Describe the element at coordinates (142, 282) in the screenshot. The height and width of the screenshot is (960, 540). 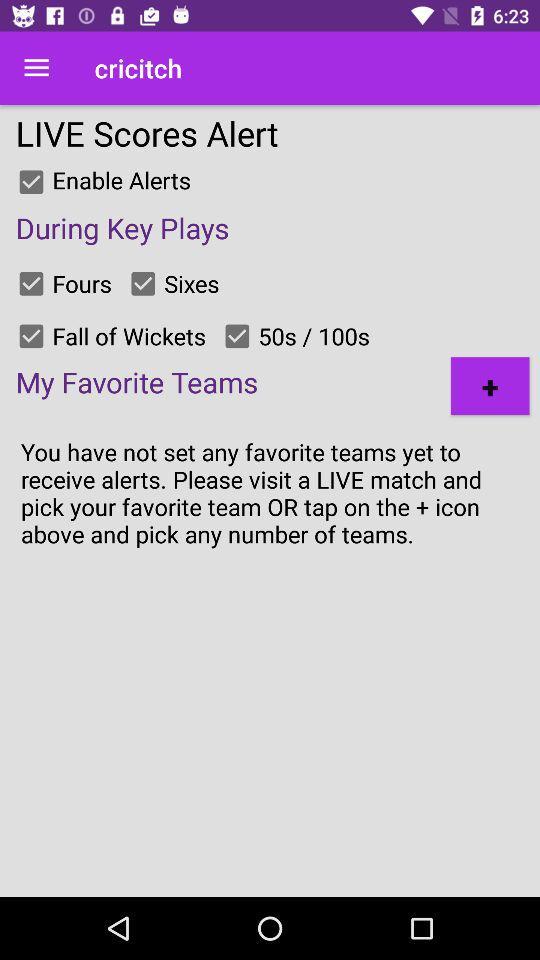
I see `get alerts for sixes` at that location.